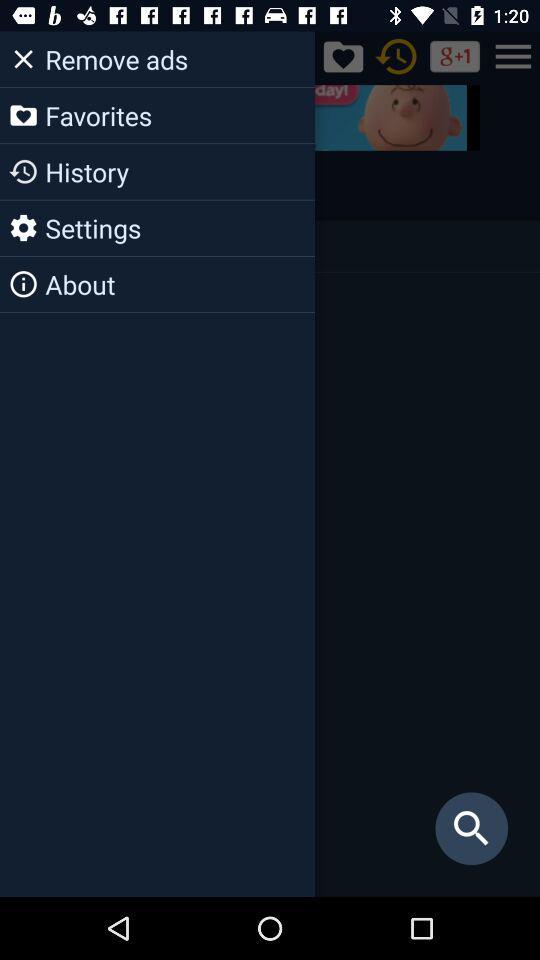  I want to click on the history icon, so click(396, 55).